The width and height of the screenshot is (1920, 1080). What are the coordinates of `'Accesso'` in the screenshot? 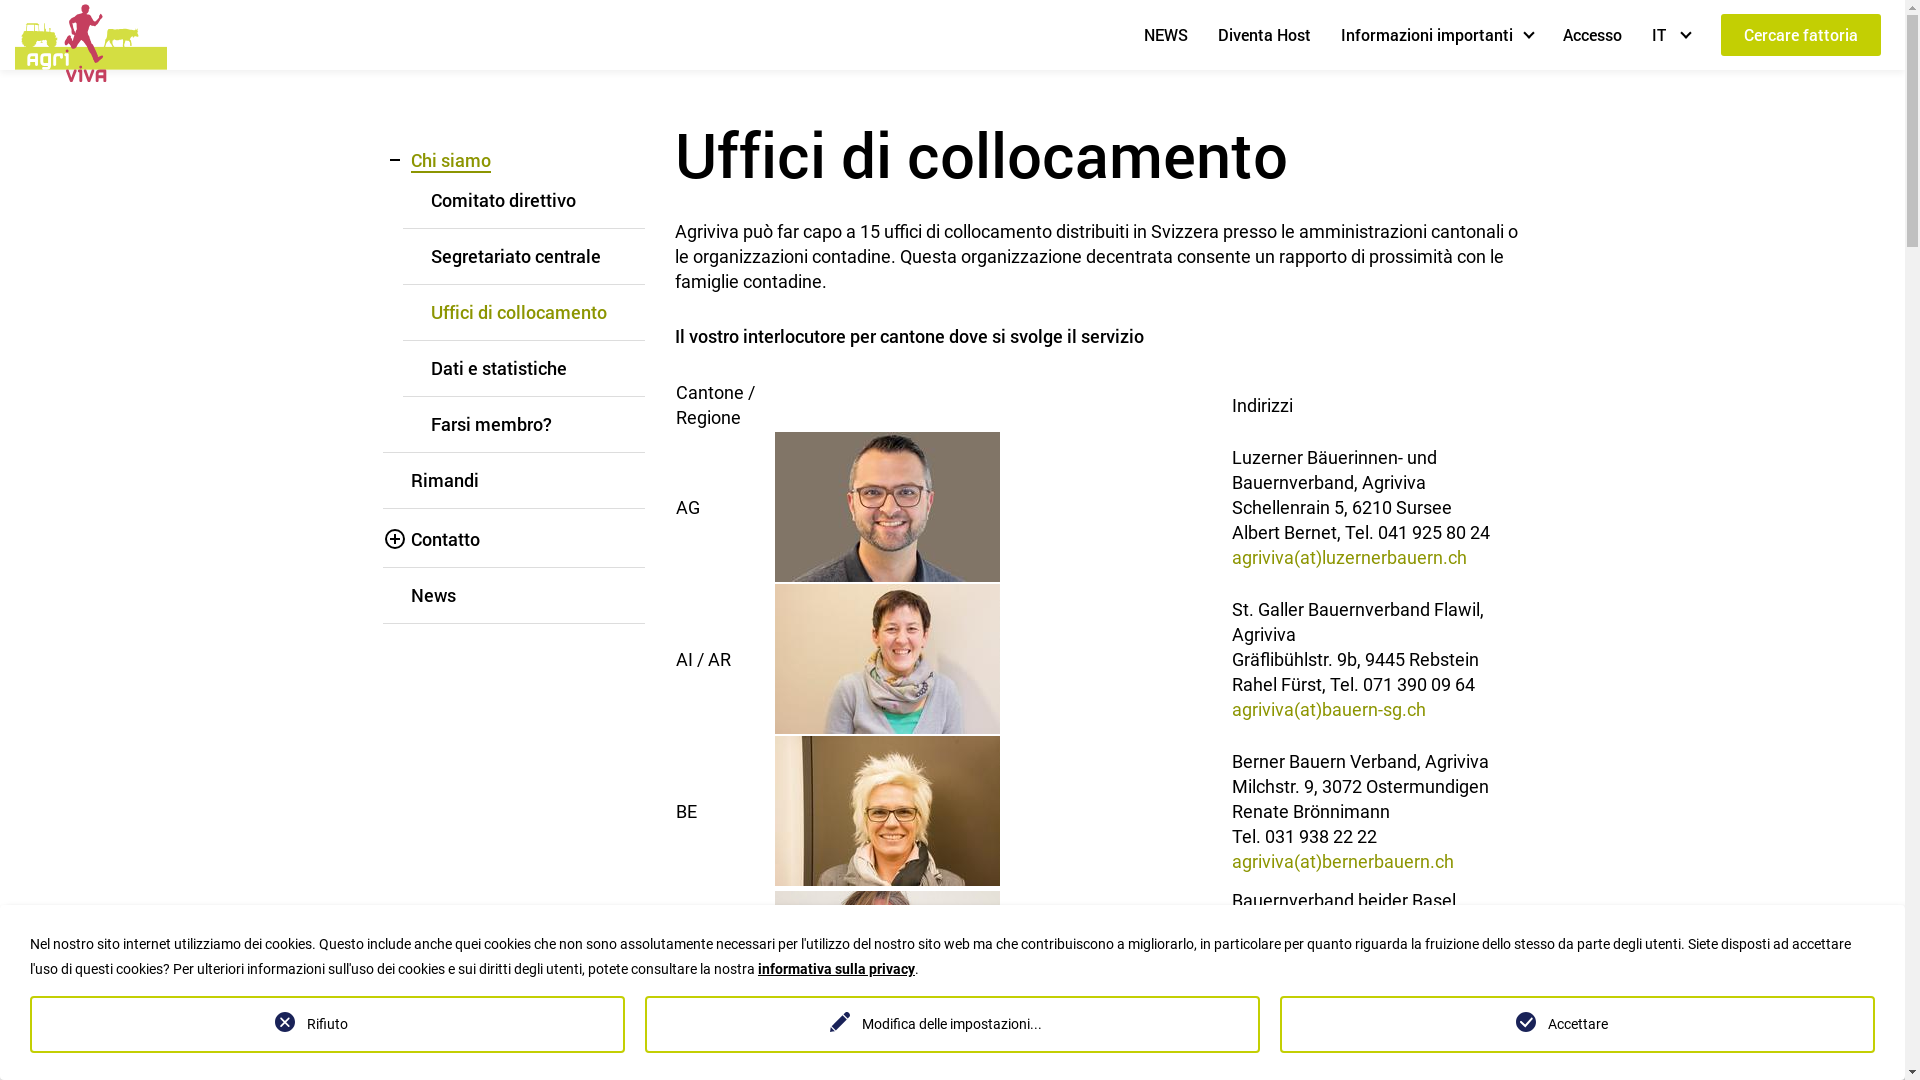 It's located at (1554, 34).